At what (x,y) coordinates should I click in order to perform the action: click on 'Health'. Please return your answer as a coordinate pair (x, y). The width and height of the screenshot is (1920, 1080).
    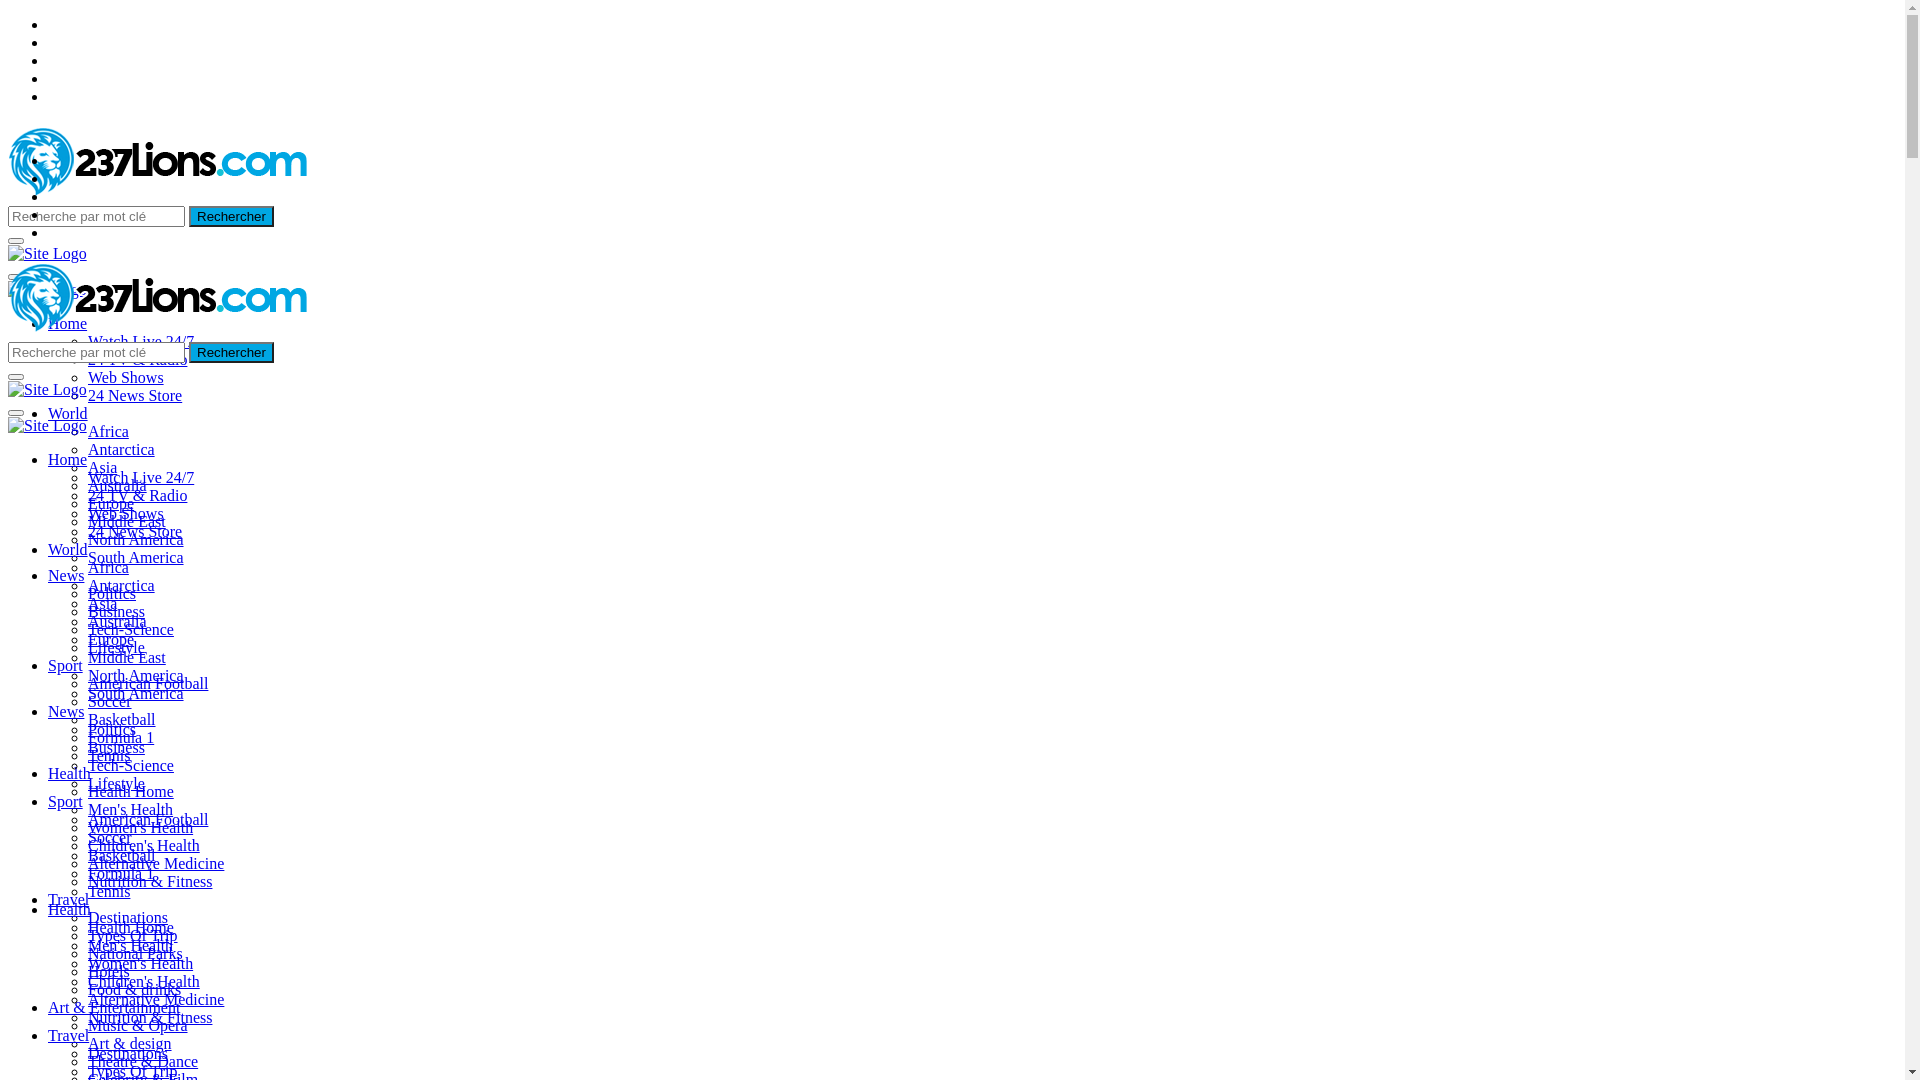
    Looking at the image, I should click on (69, 772).